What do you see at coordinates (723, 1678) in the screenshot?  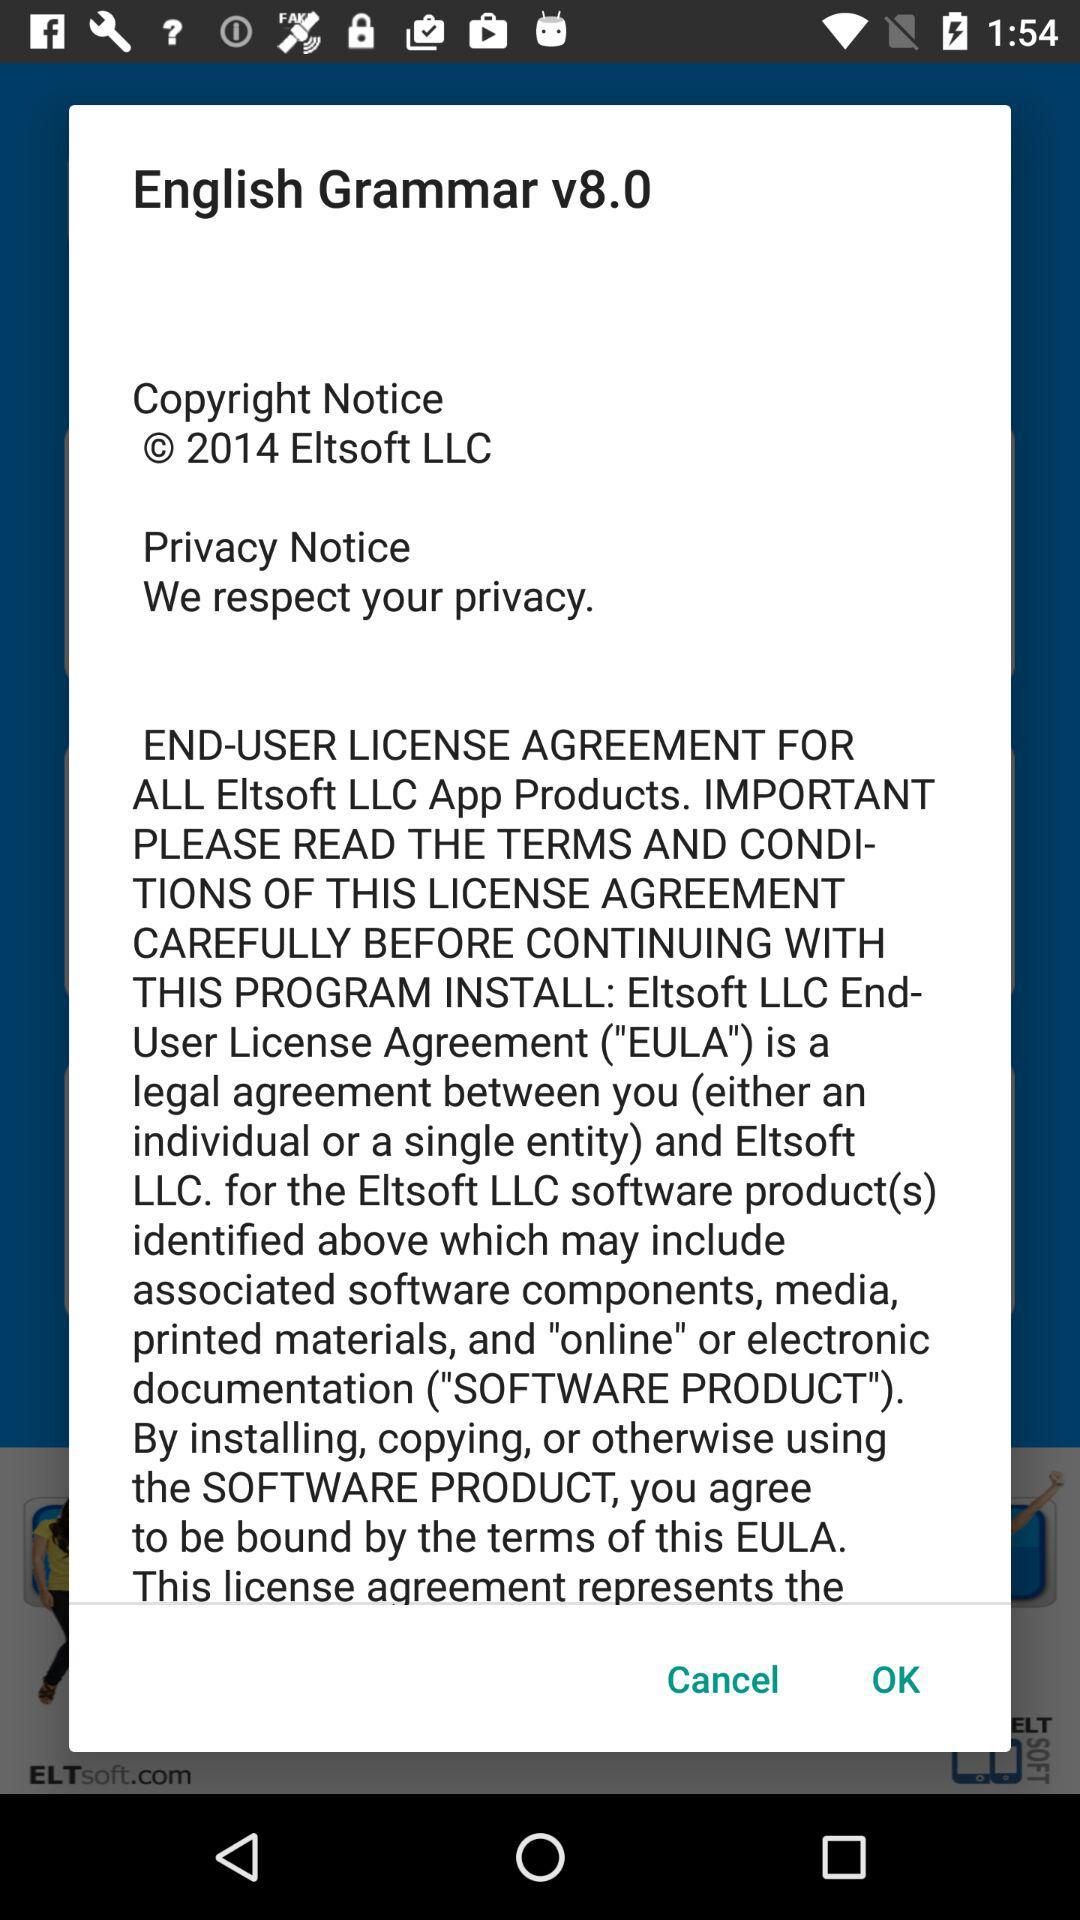 I see `the cancel` at bounding box center [723, 1678].